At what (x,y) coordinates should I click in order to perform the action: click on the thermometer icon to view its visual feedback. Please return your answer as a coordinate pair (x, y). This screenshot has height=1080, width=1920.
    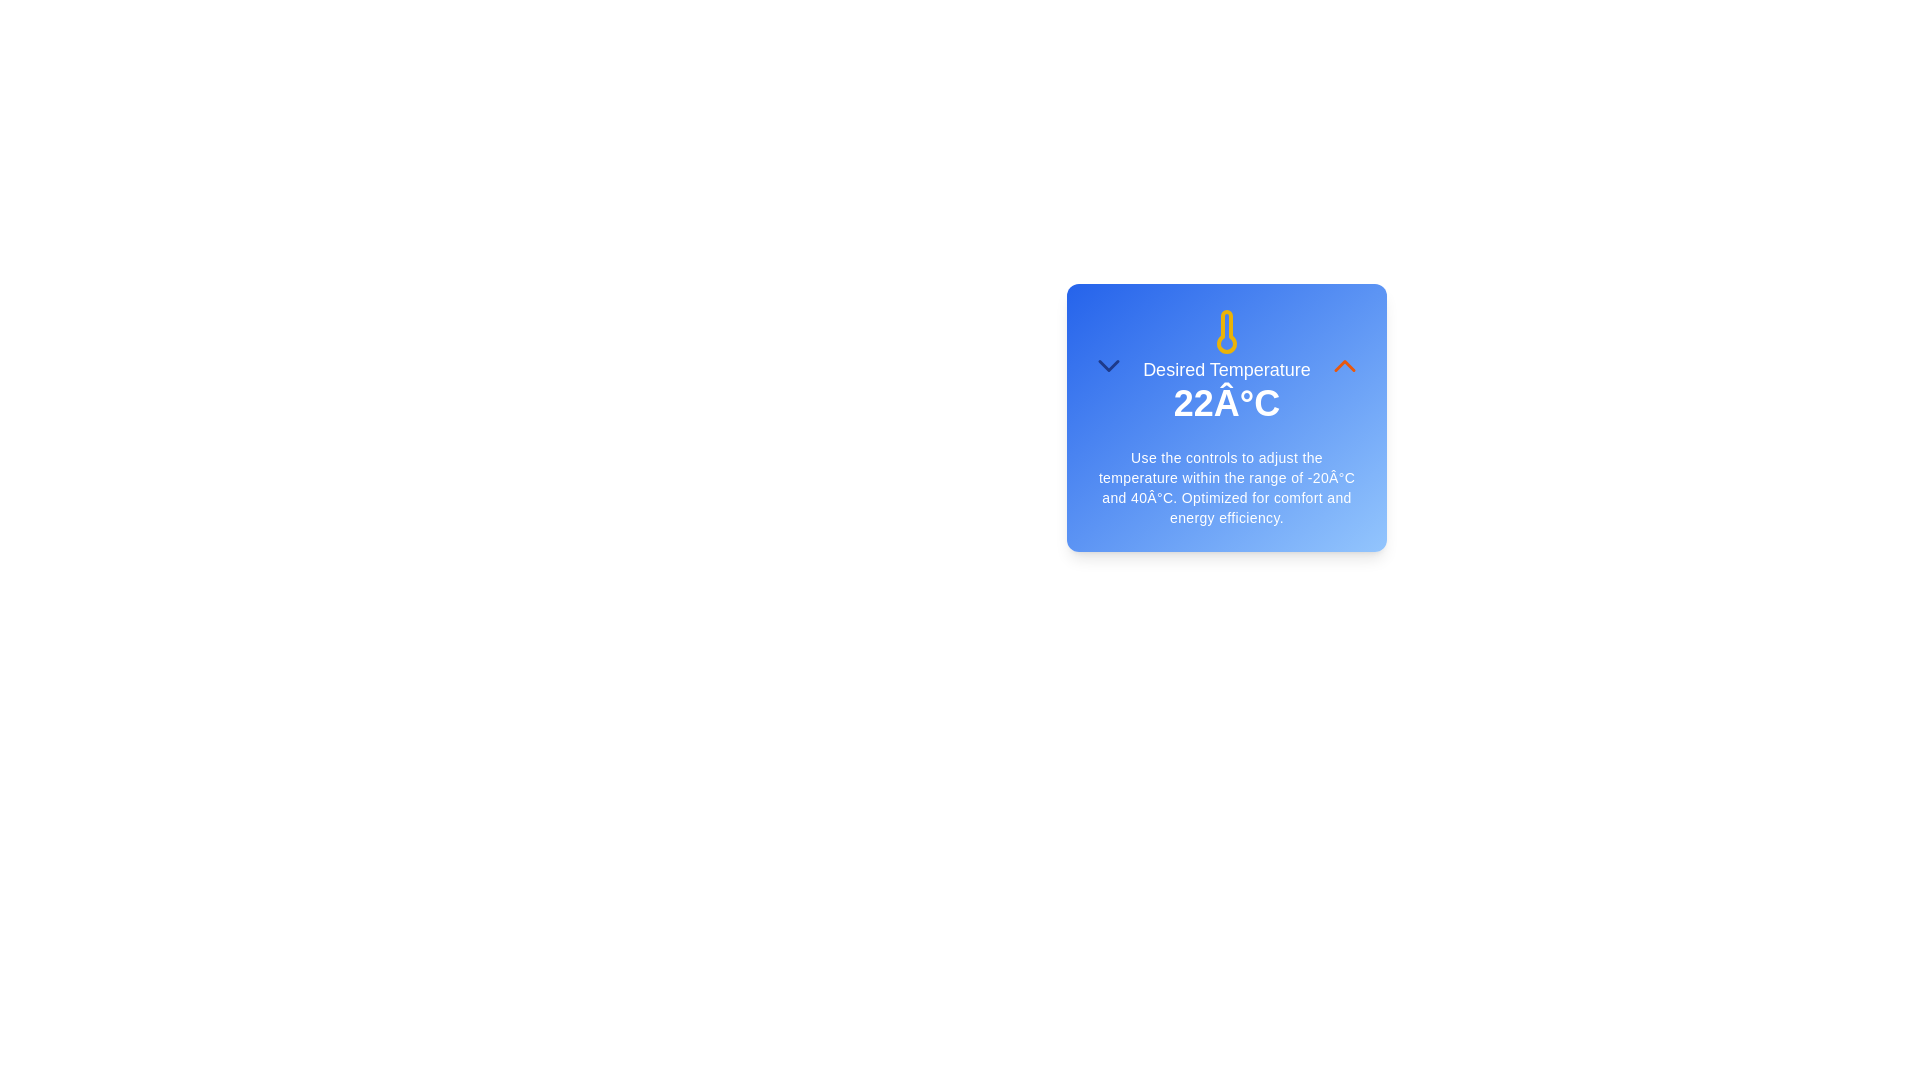
    Looking at the image, I should click on (1226, 330).